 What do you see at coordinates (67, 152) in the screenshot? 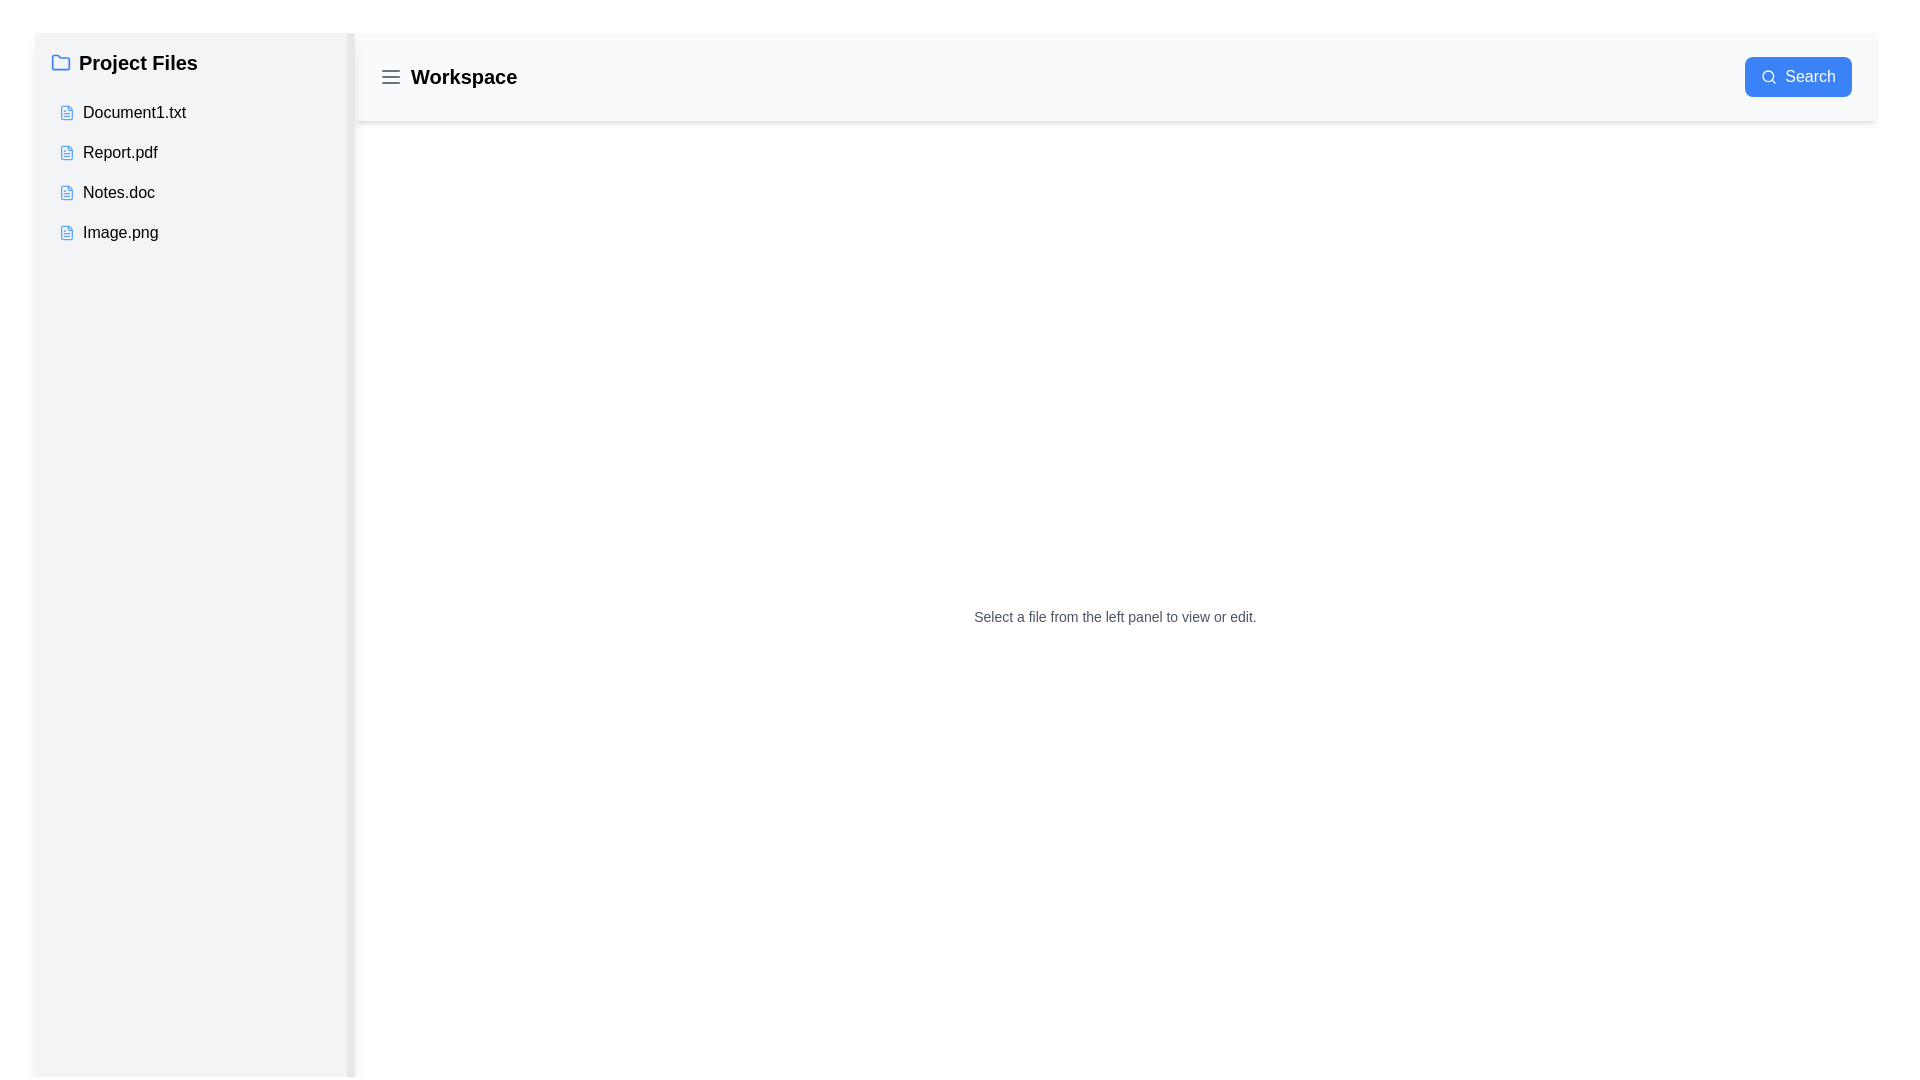
I see `the icon representing the 'Report.pdf' file in the sidebar` at bounding box center [67, 152].